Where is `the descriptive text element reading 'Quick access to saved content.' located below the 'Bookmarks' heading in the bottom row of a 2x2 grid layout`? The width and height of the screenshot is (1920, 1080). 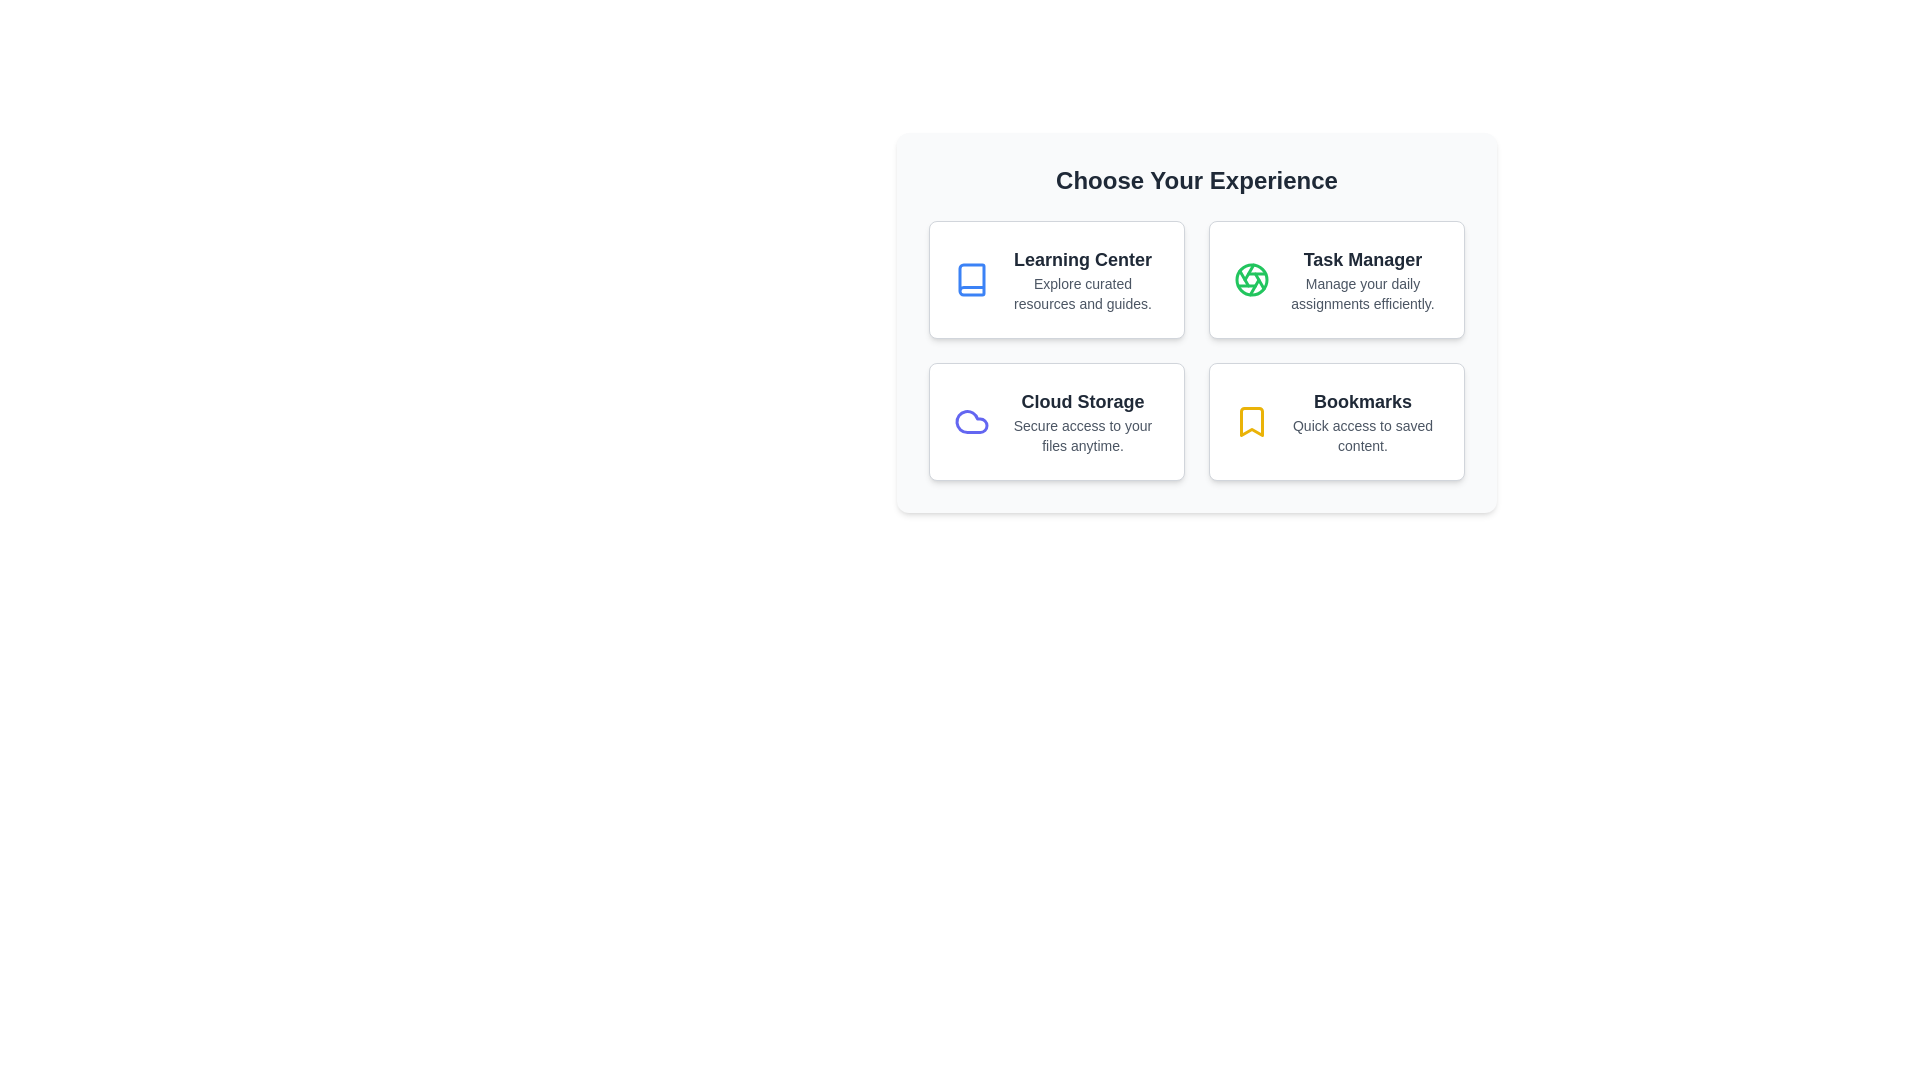 the descriptive text element reading 'Quick access to saved content.' located below the 'Bookmarks' heading in the bottom row of a 2x2 grid layout is located at coordinates (1362, 434).